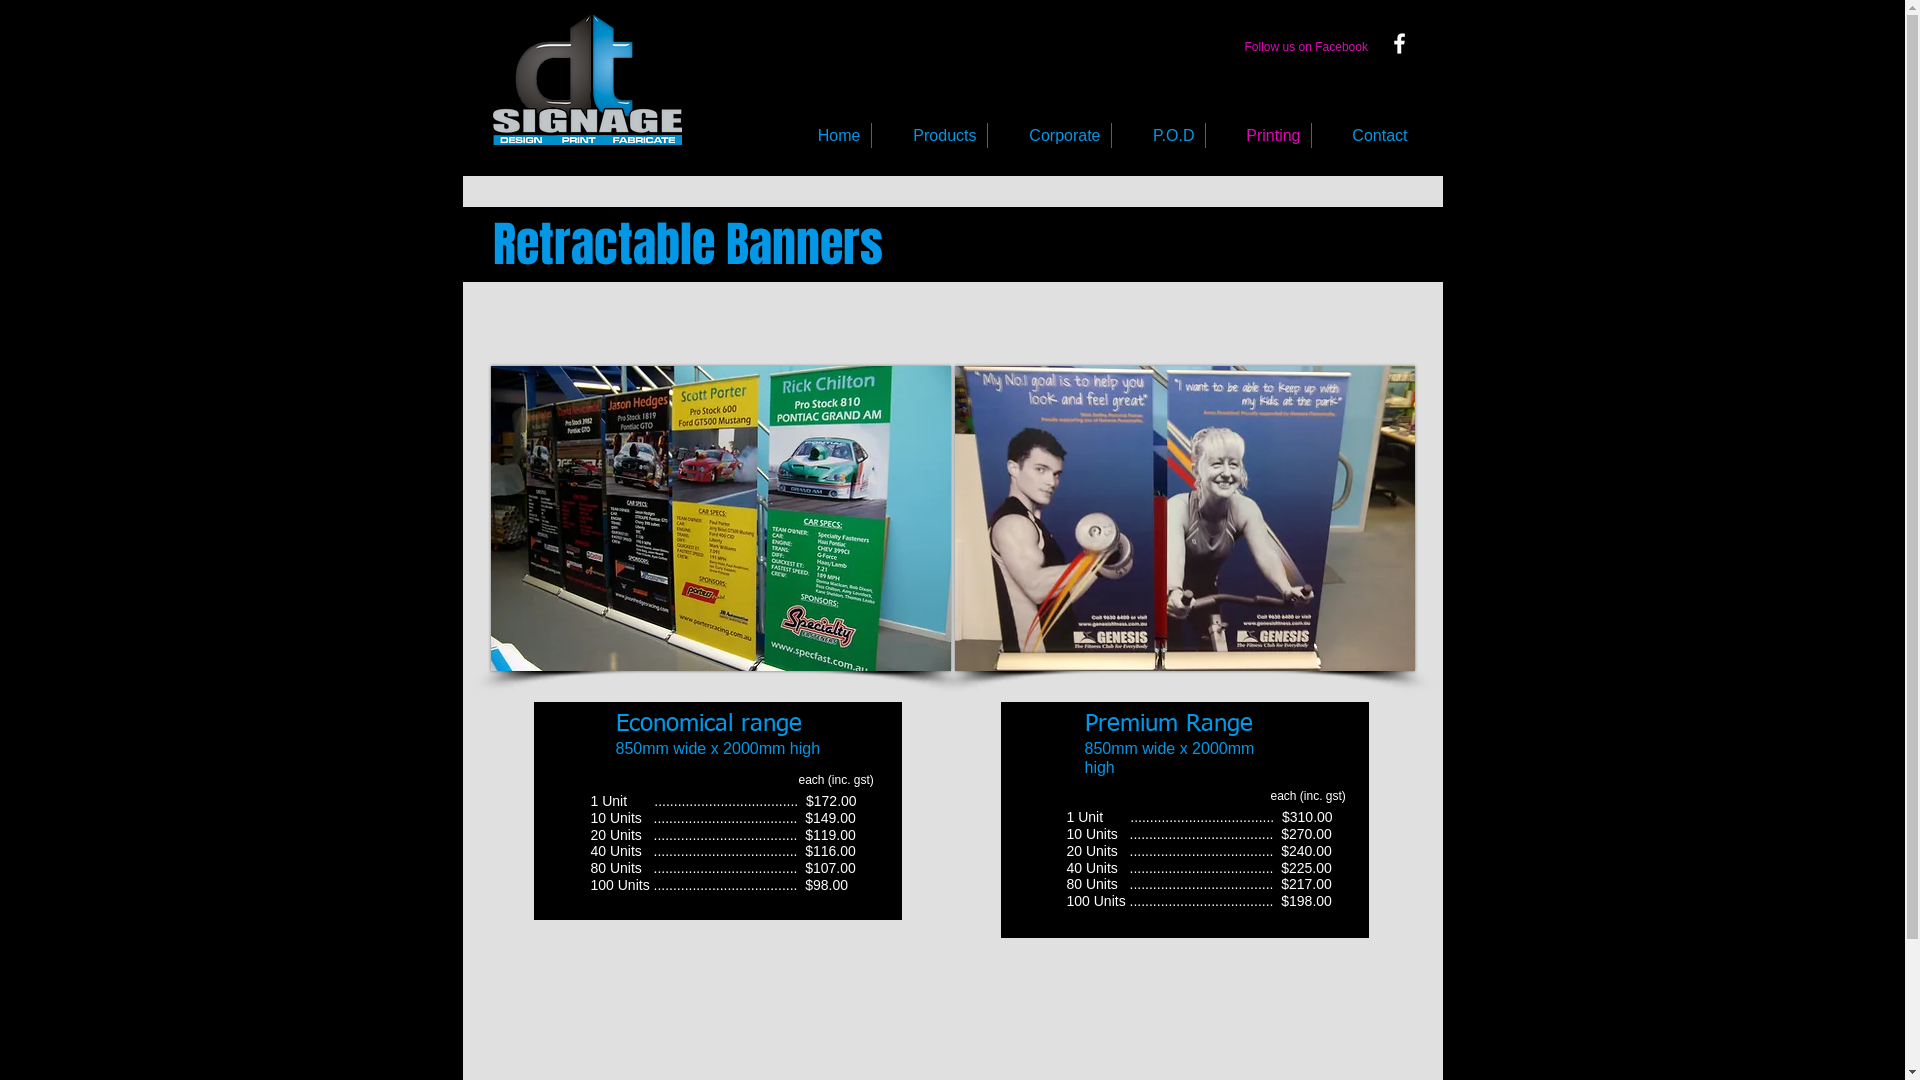 The height and width of the screenshot is (1080, 1920). What do you see at coordinates (928, 135) in the screenshot?
I see `'Products'` at bounding box center [928, 135].